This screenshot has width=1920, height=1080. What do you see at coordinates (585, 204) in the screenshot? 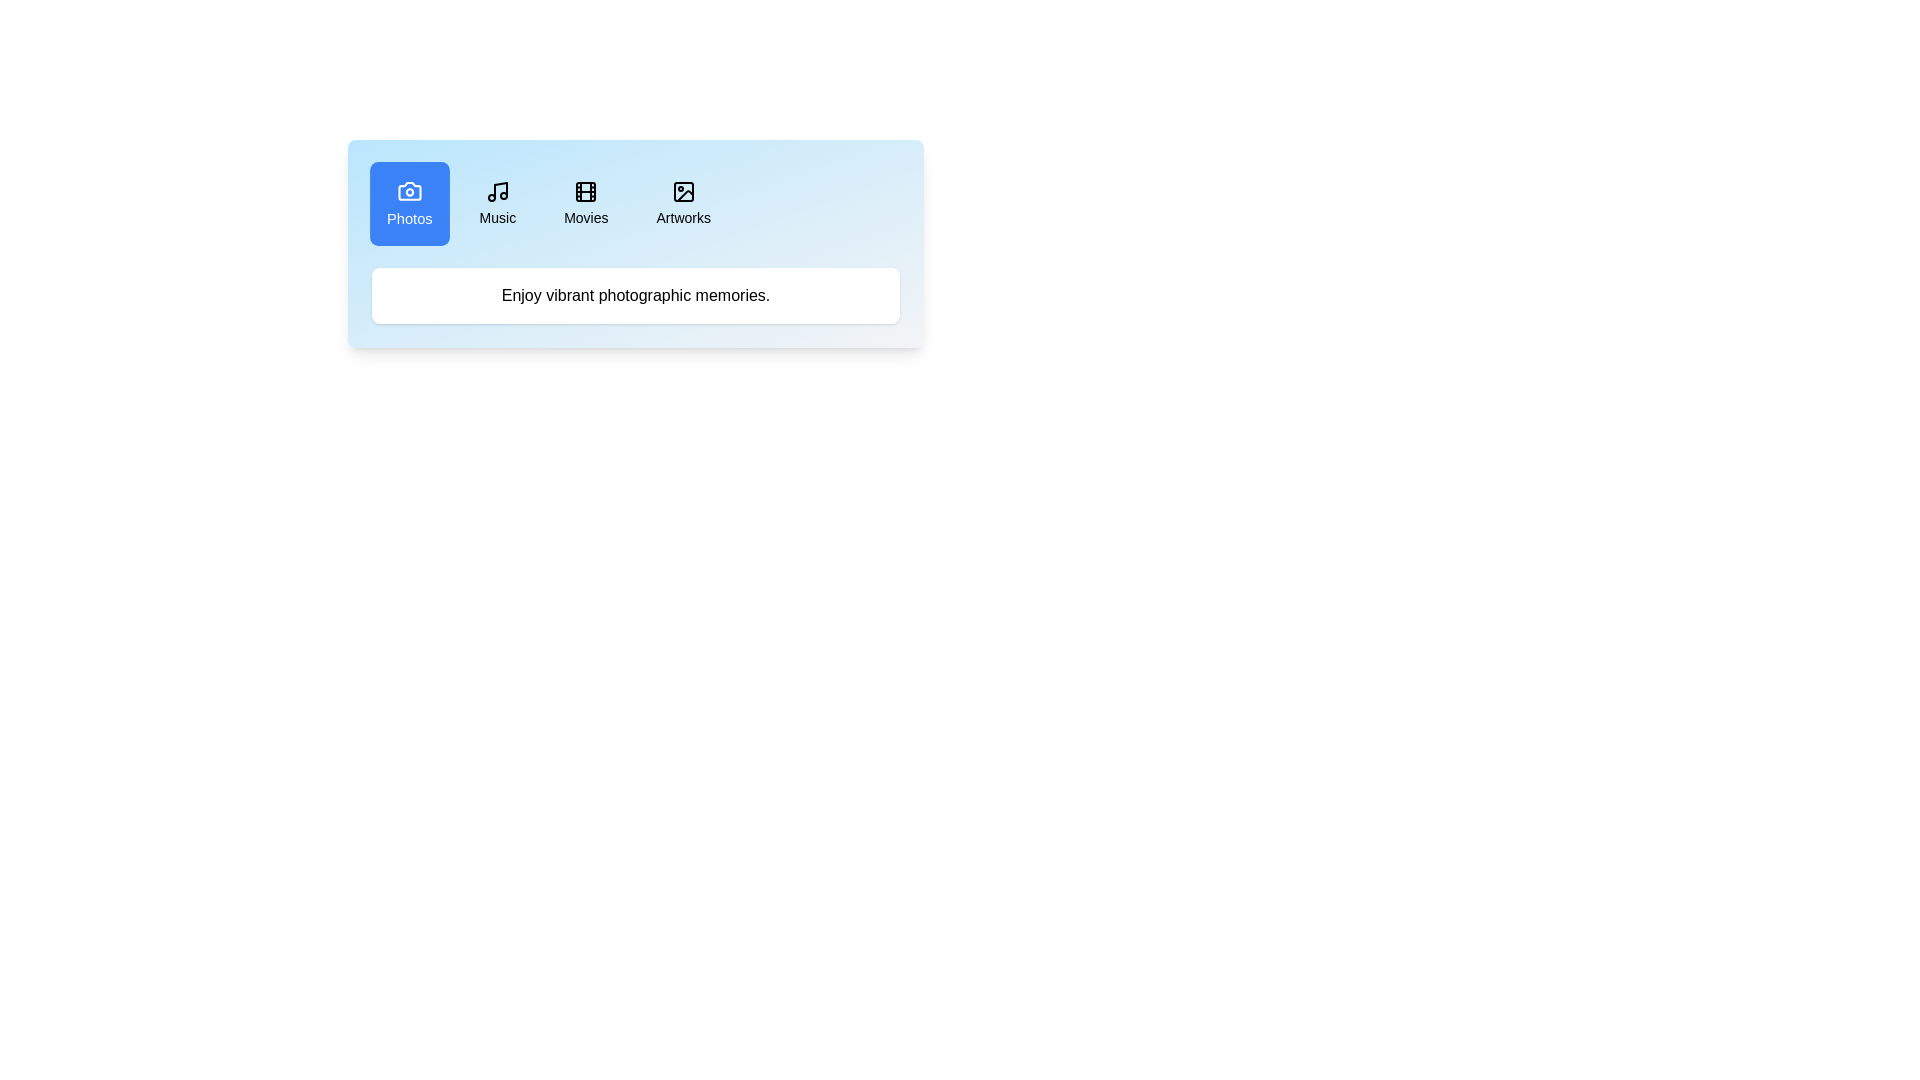
I see `the tab button corresponding to Movies` at bounding box center [585, 204].